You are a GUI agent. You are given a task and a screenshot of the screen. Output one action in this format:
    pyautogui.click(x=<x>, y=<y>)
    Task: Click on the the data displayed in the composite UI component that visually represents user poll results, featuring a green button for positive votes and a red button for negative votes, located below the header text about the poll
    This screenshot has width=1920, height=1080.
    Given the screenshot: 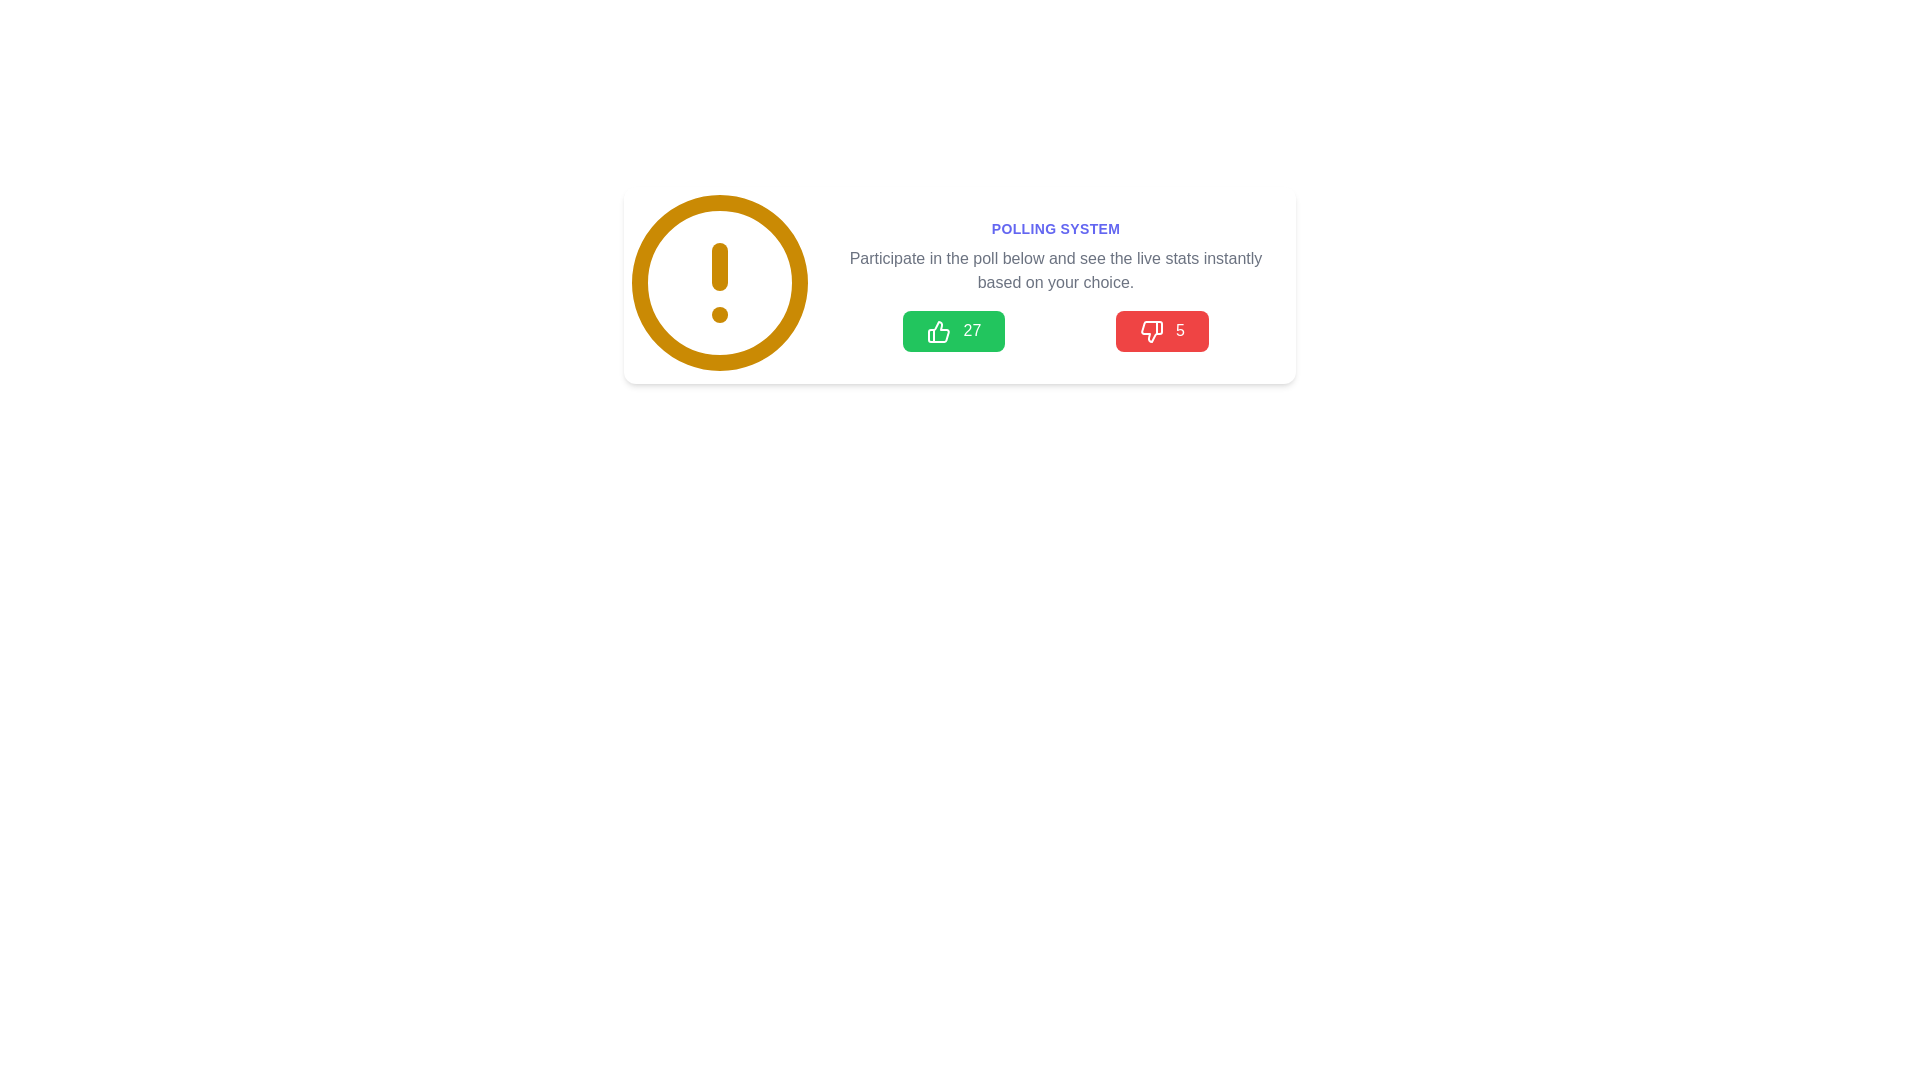 What is the action you would take?
    pyautogui.click(x=1055, y=330)
    